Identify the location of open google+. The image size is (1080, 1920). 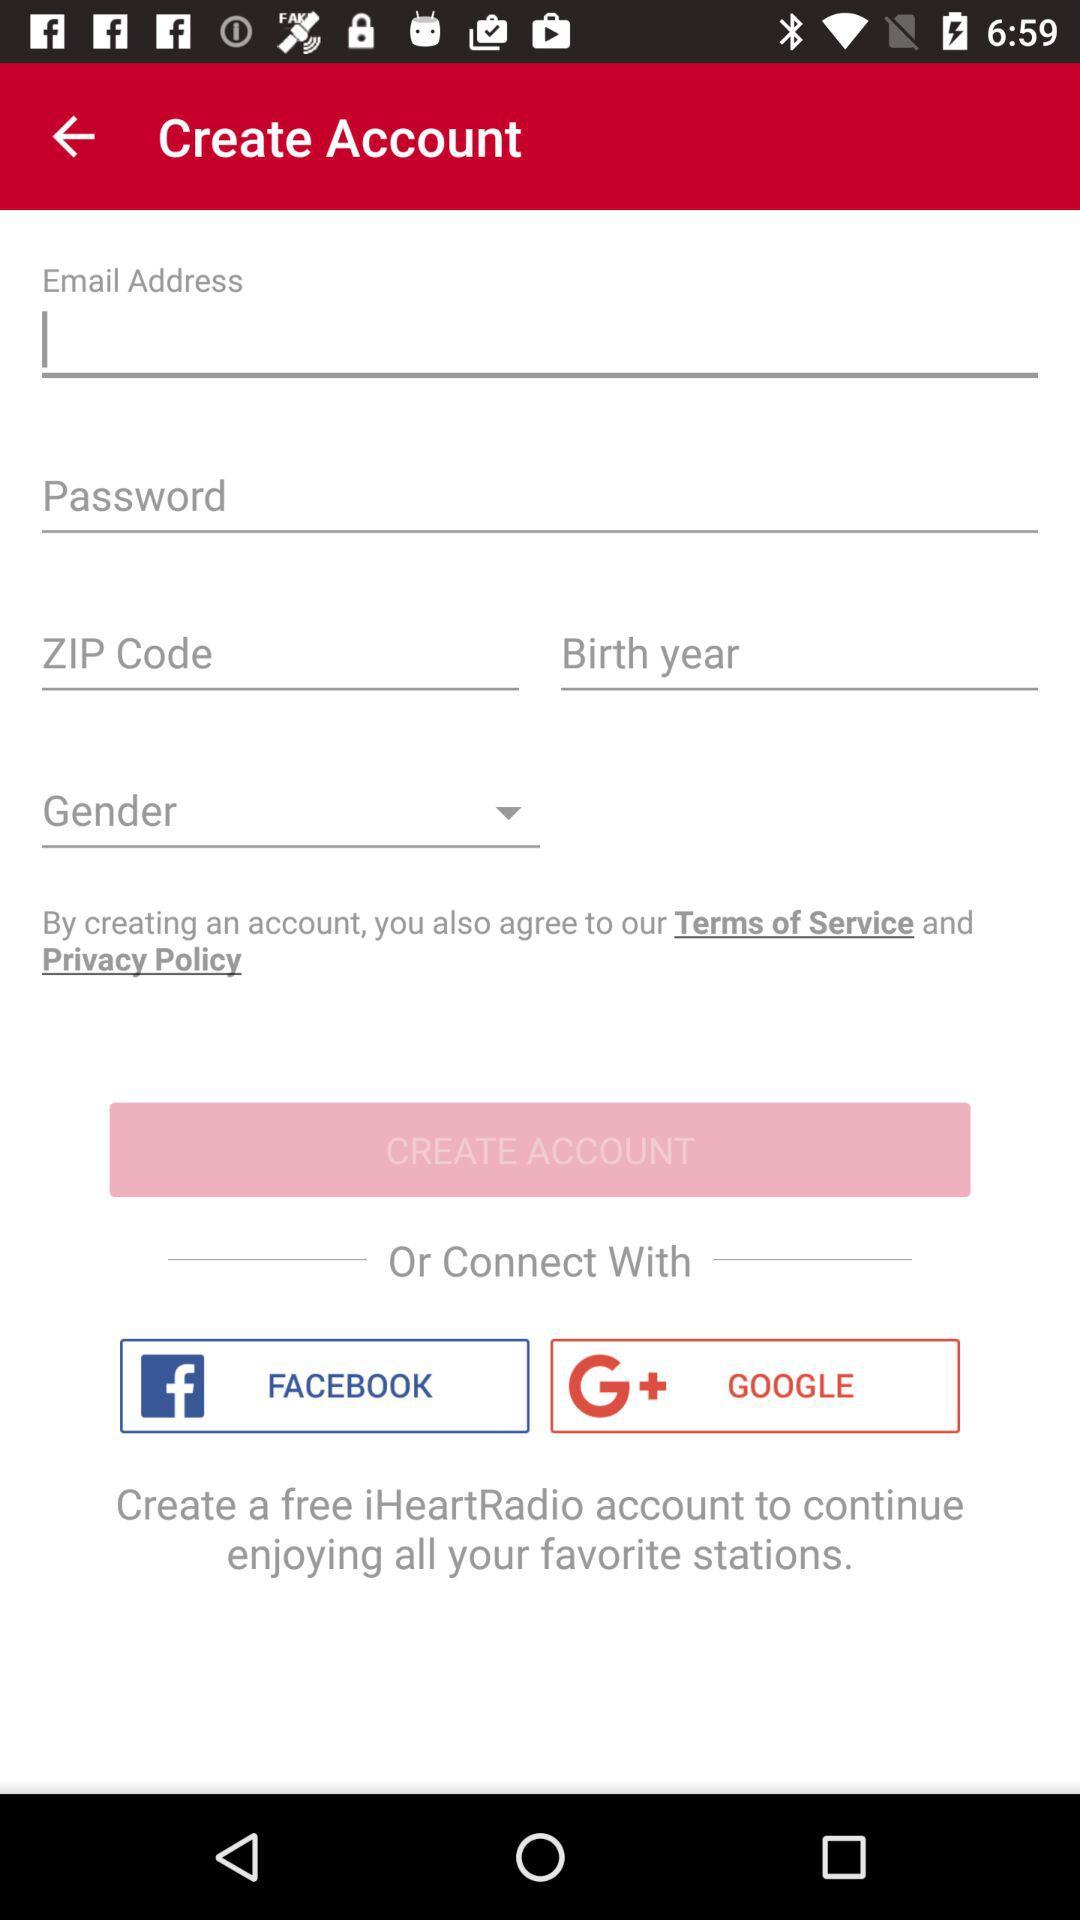
(755, 1385).